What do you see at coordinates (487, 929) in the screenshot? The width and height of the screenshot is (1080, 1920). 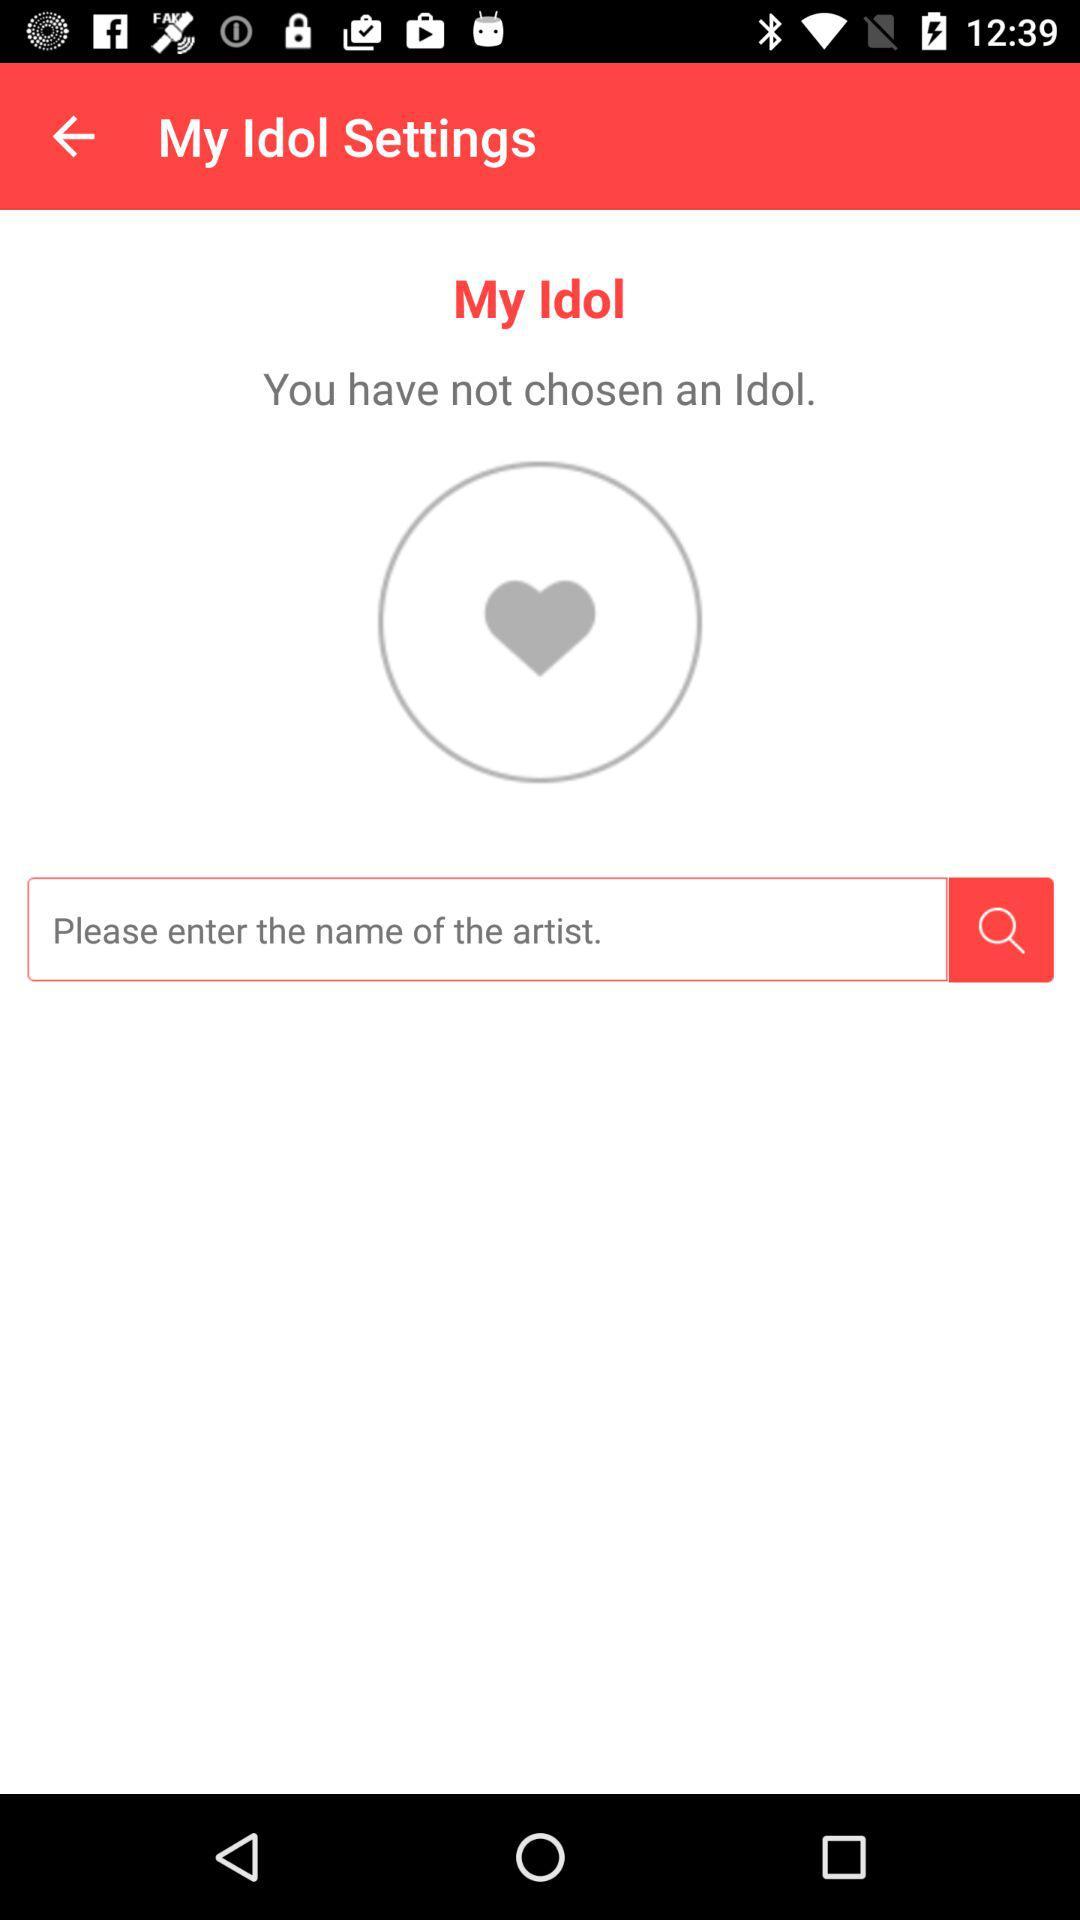 I see `search name of artist` at bounding box center [487, 929].